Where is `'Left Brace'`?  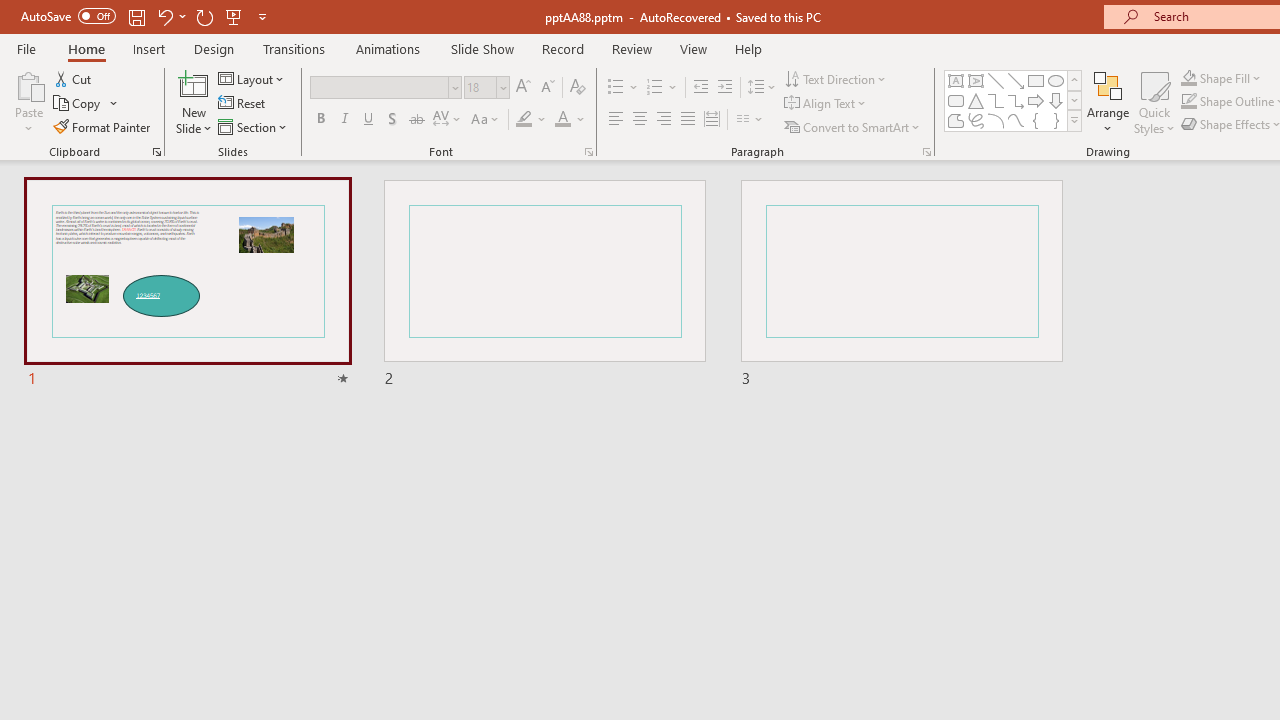
'Left Brace' is located at coordinates (1036, 120).